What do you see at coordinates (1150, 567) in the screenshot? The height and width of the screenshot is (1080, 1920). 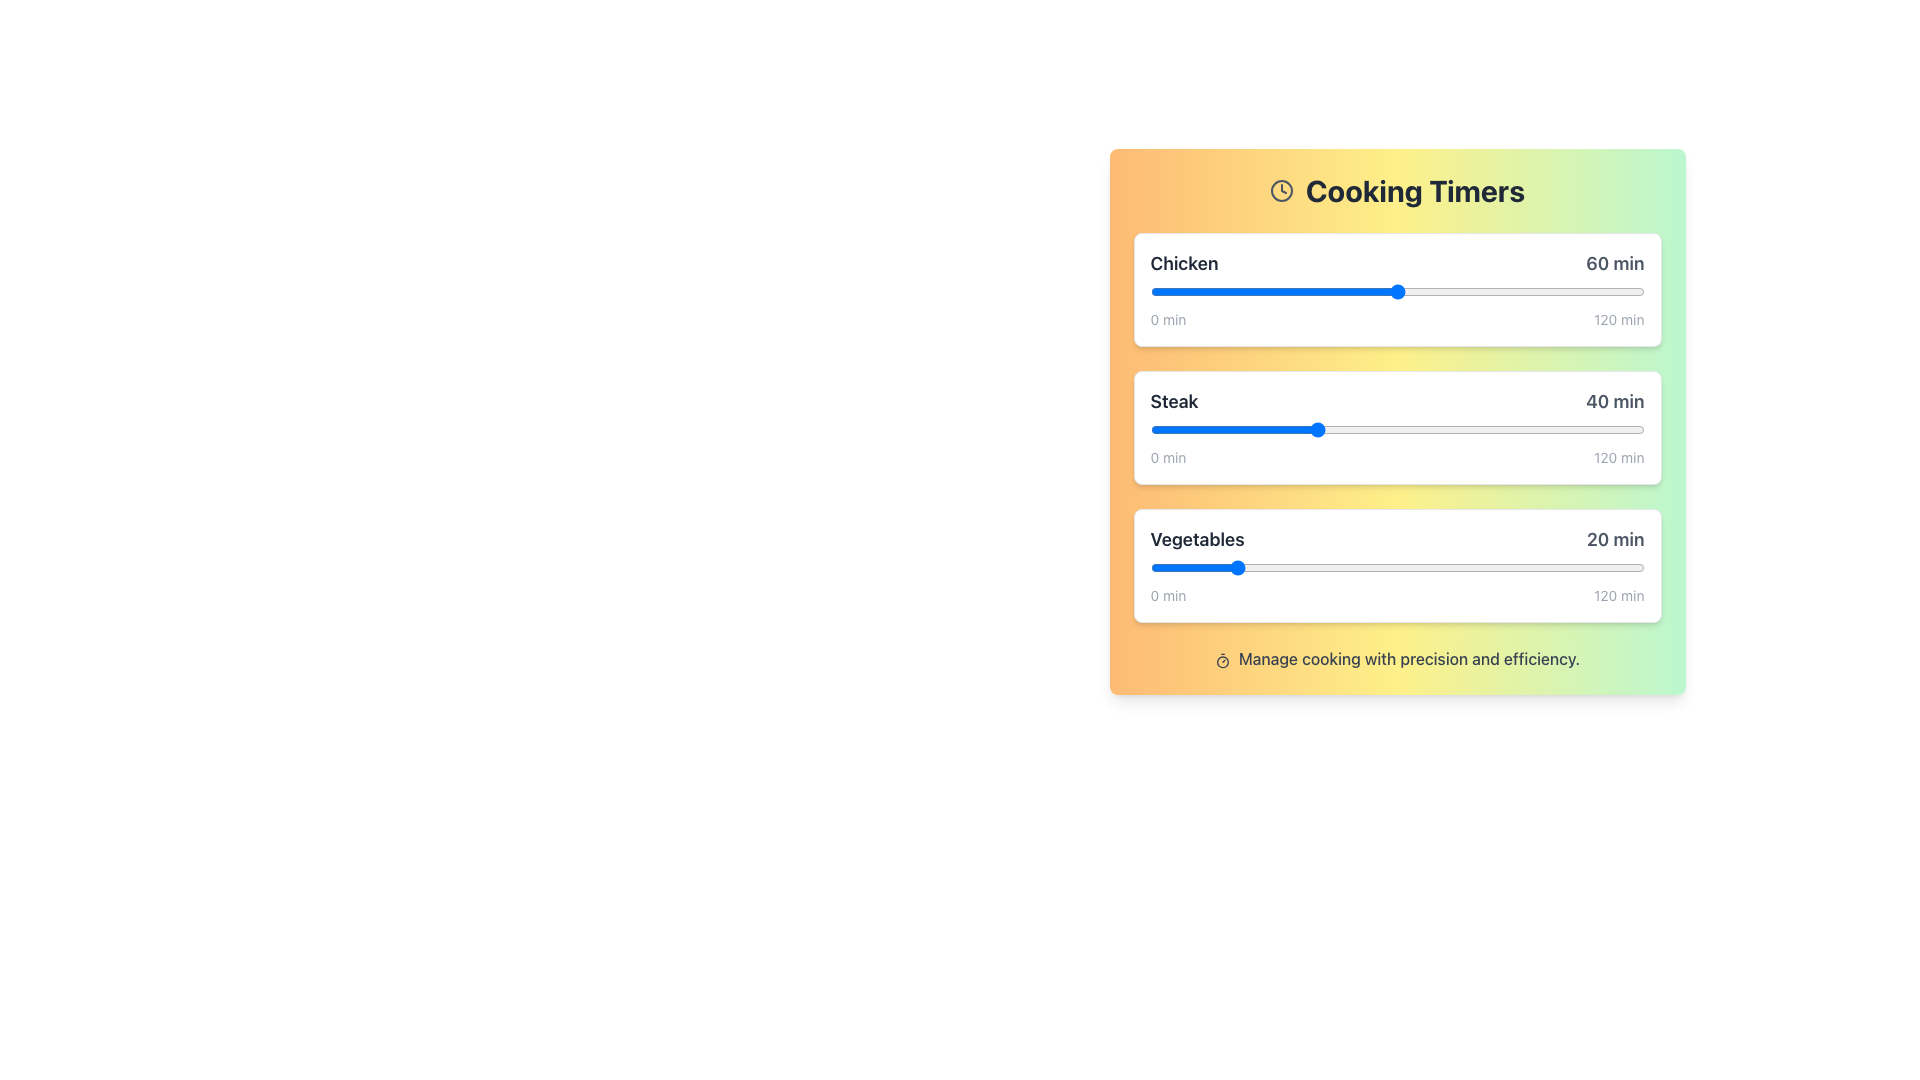 I see `the timer for vegetables` at bounding box center [1150, 567].